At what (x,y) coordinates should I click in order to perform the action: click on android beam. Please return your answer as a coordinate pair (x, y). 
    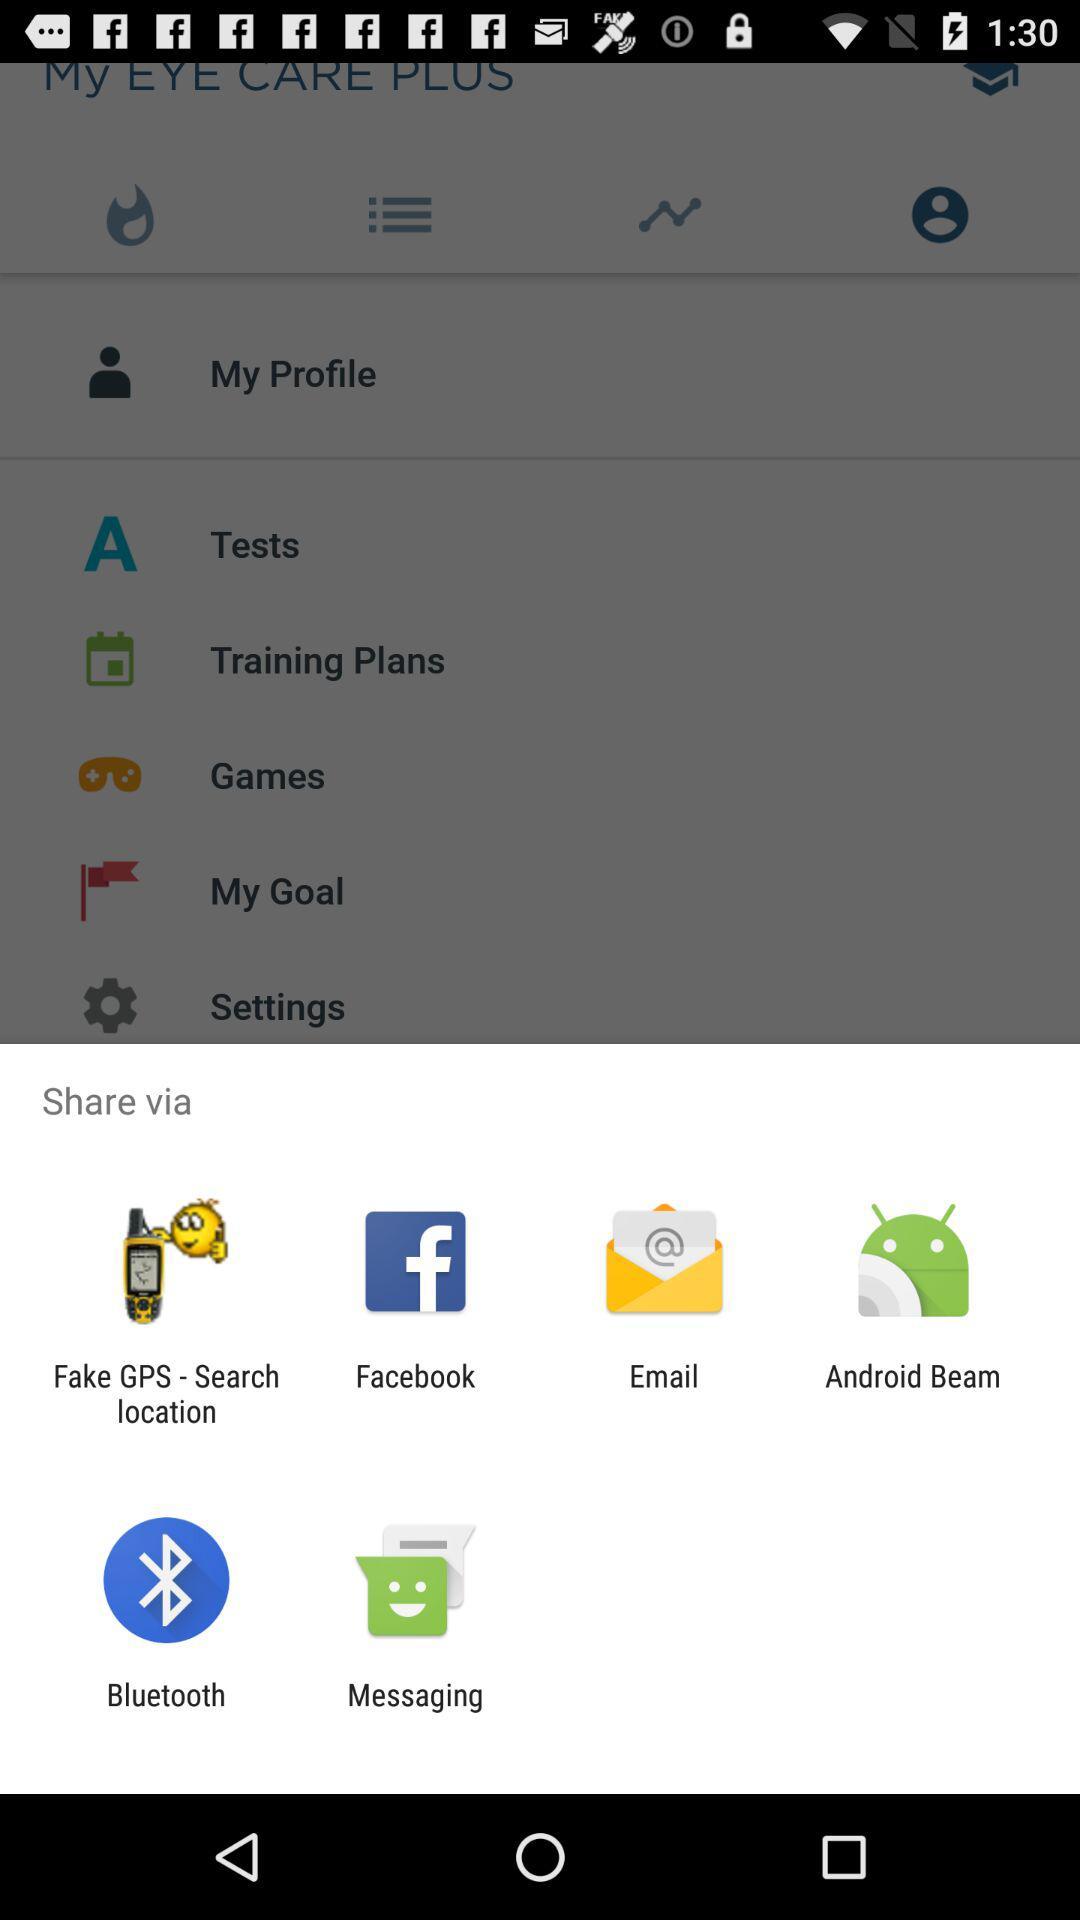
    Looking at the image, I should click on (913, 1392).